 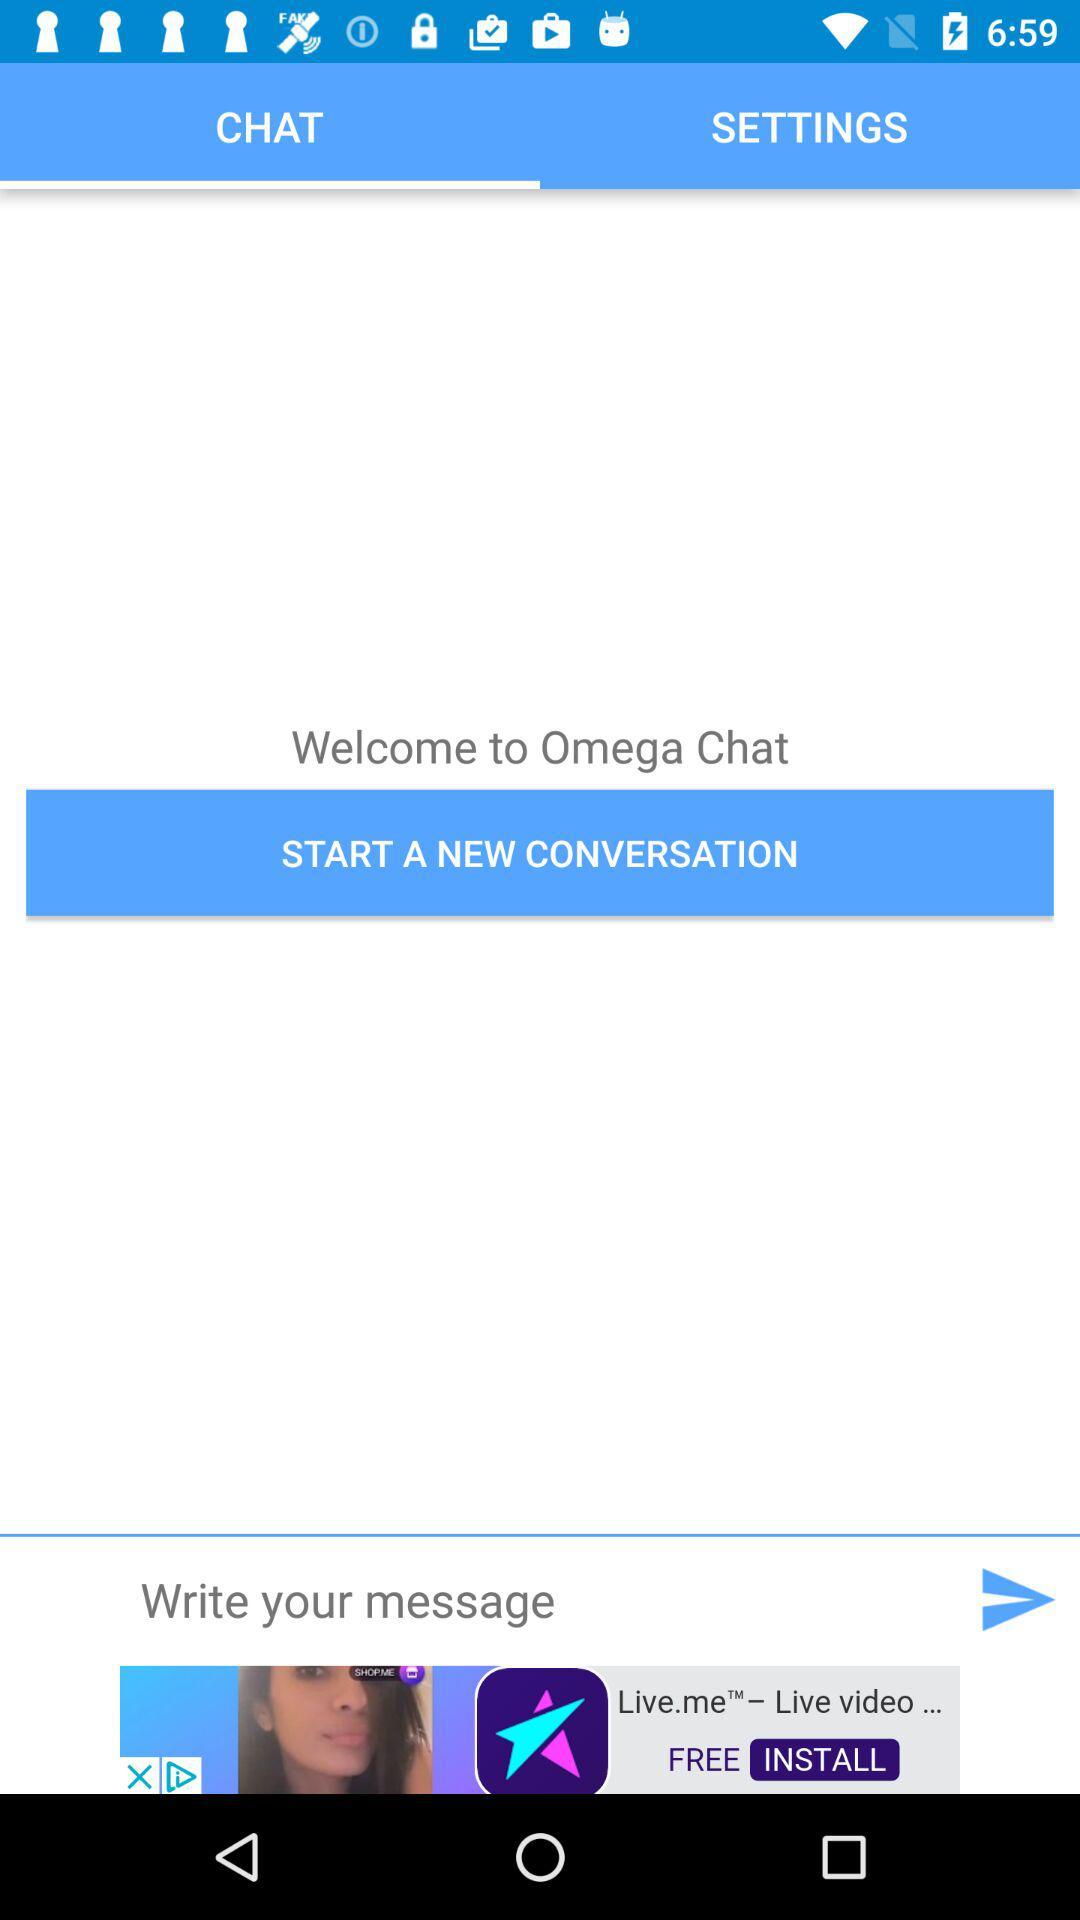 What do you see at coordinates (540, 1727) in the screenshot?
I see `advertisement` at bounding box center [540, 1727].